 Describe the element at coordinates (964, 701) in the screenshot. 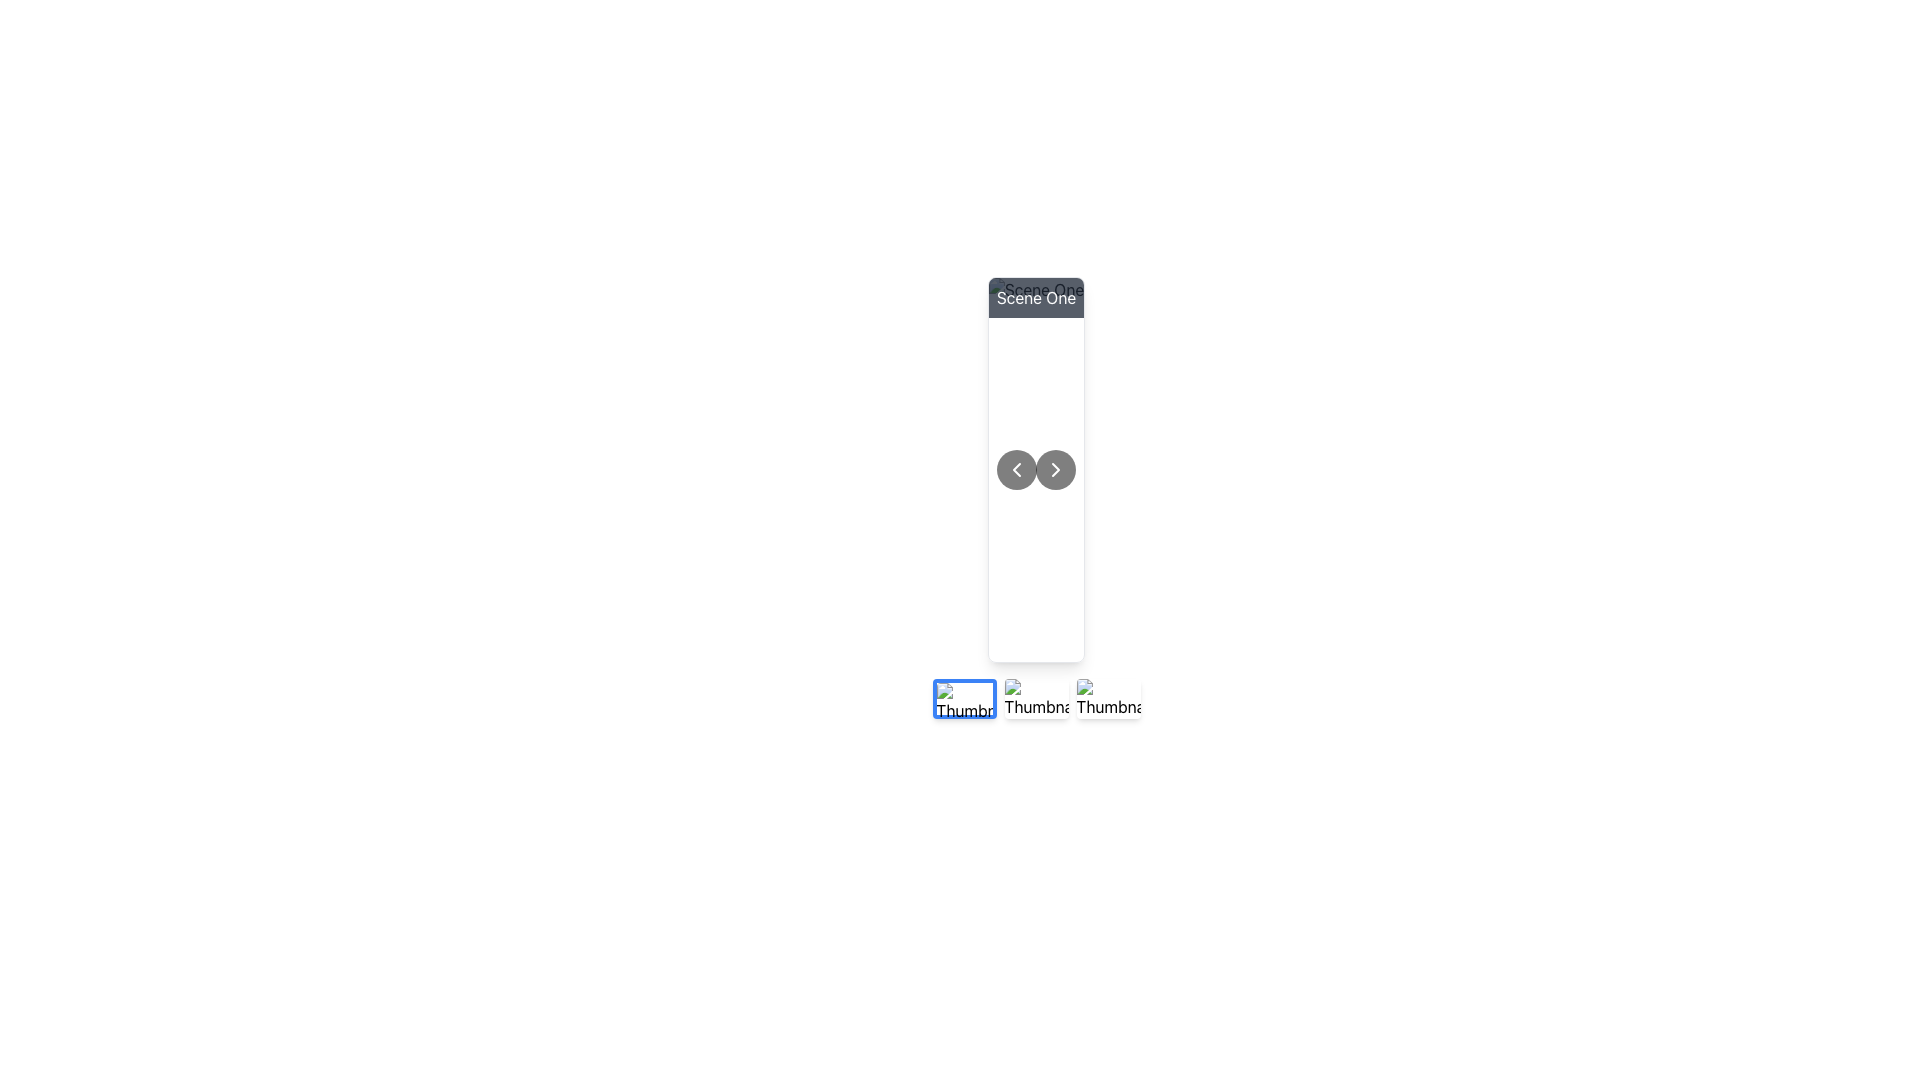

I see `the thumbnail image element with rounded corners and alt text 'Thumbnail', located near the bottom-left area of the interface` at that location.